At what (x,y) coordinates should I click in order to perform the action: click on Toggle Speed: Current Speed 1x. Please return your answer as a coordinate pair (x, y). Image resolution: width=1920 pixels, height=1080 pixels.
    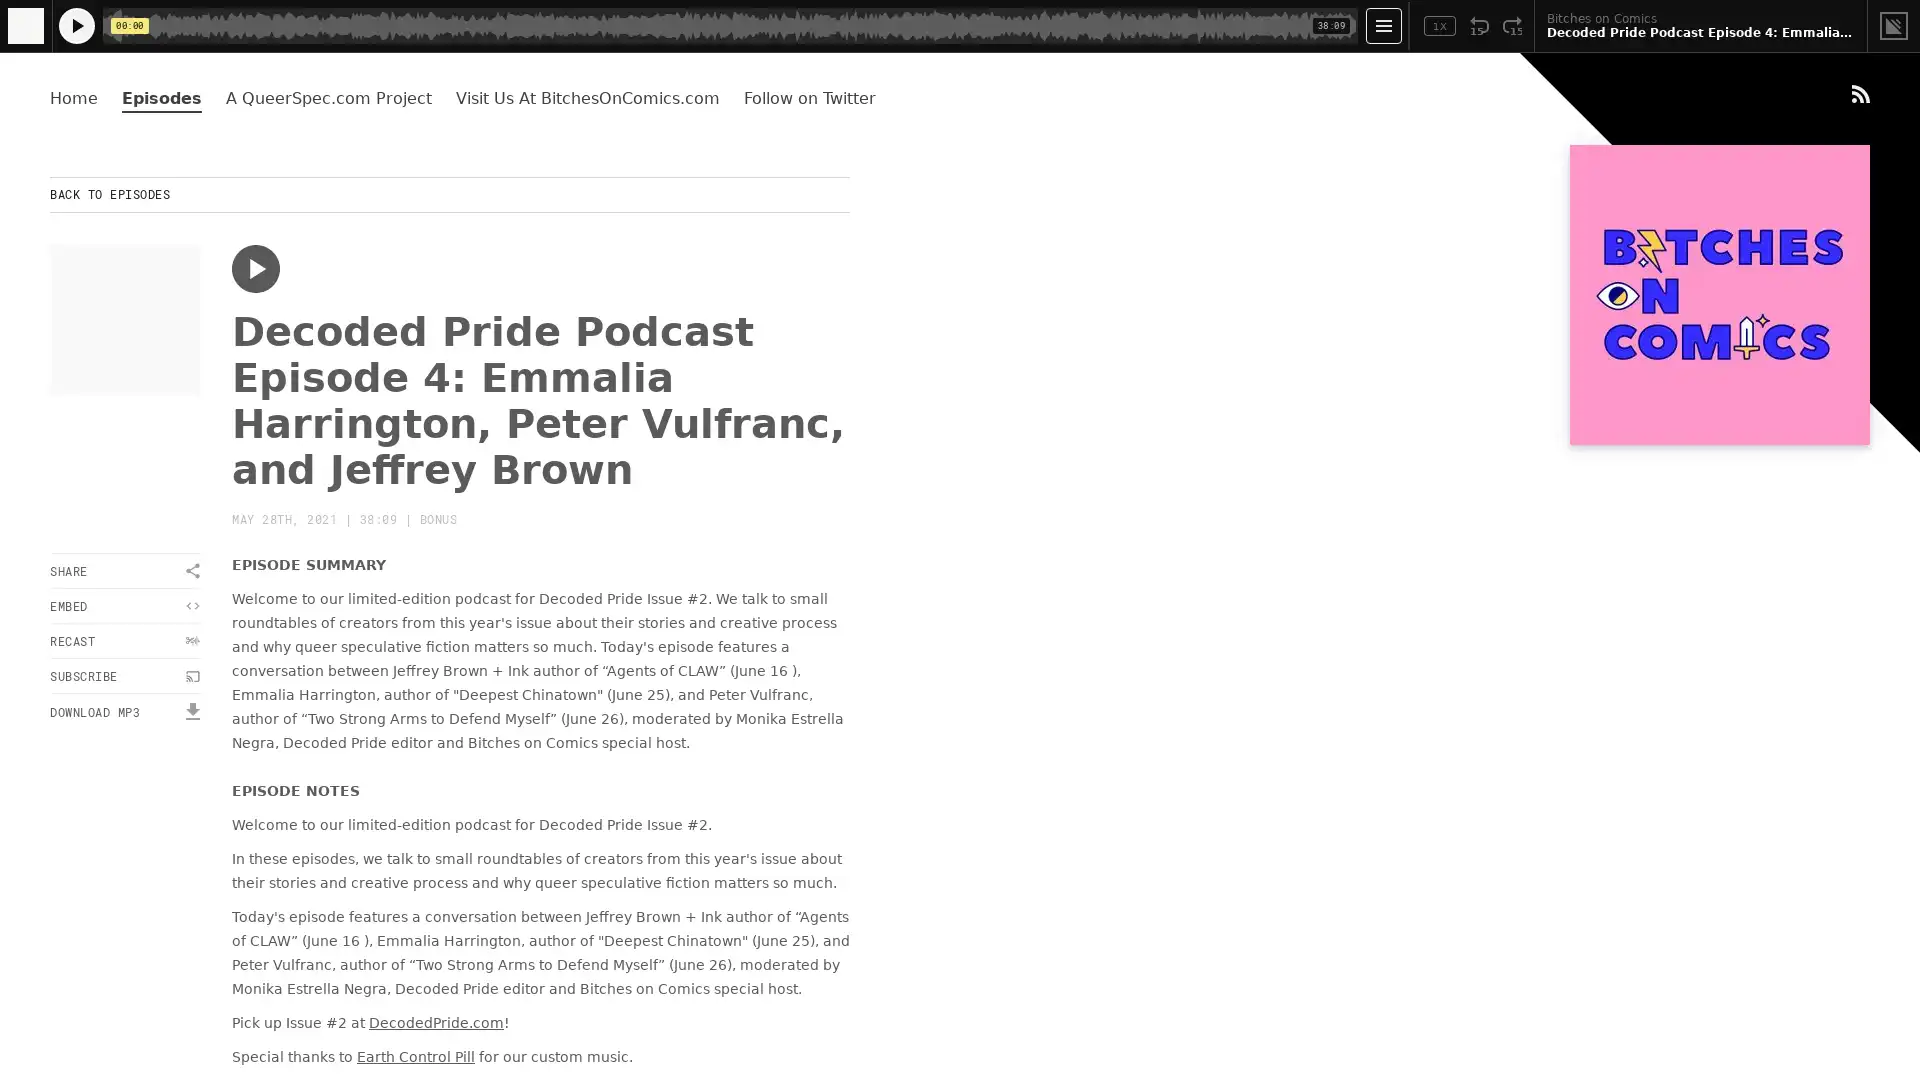
    Looking at the image, I should click on (1440, 26).